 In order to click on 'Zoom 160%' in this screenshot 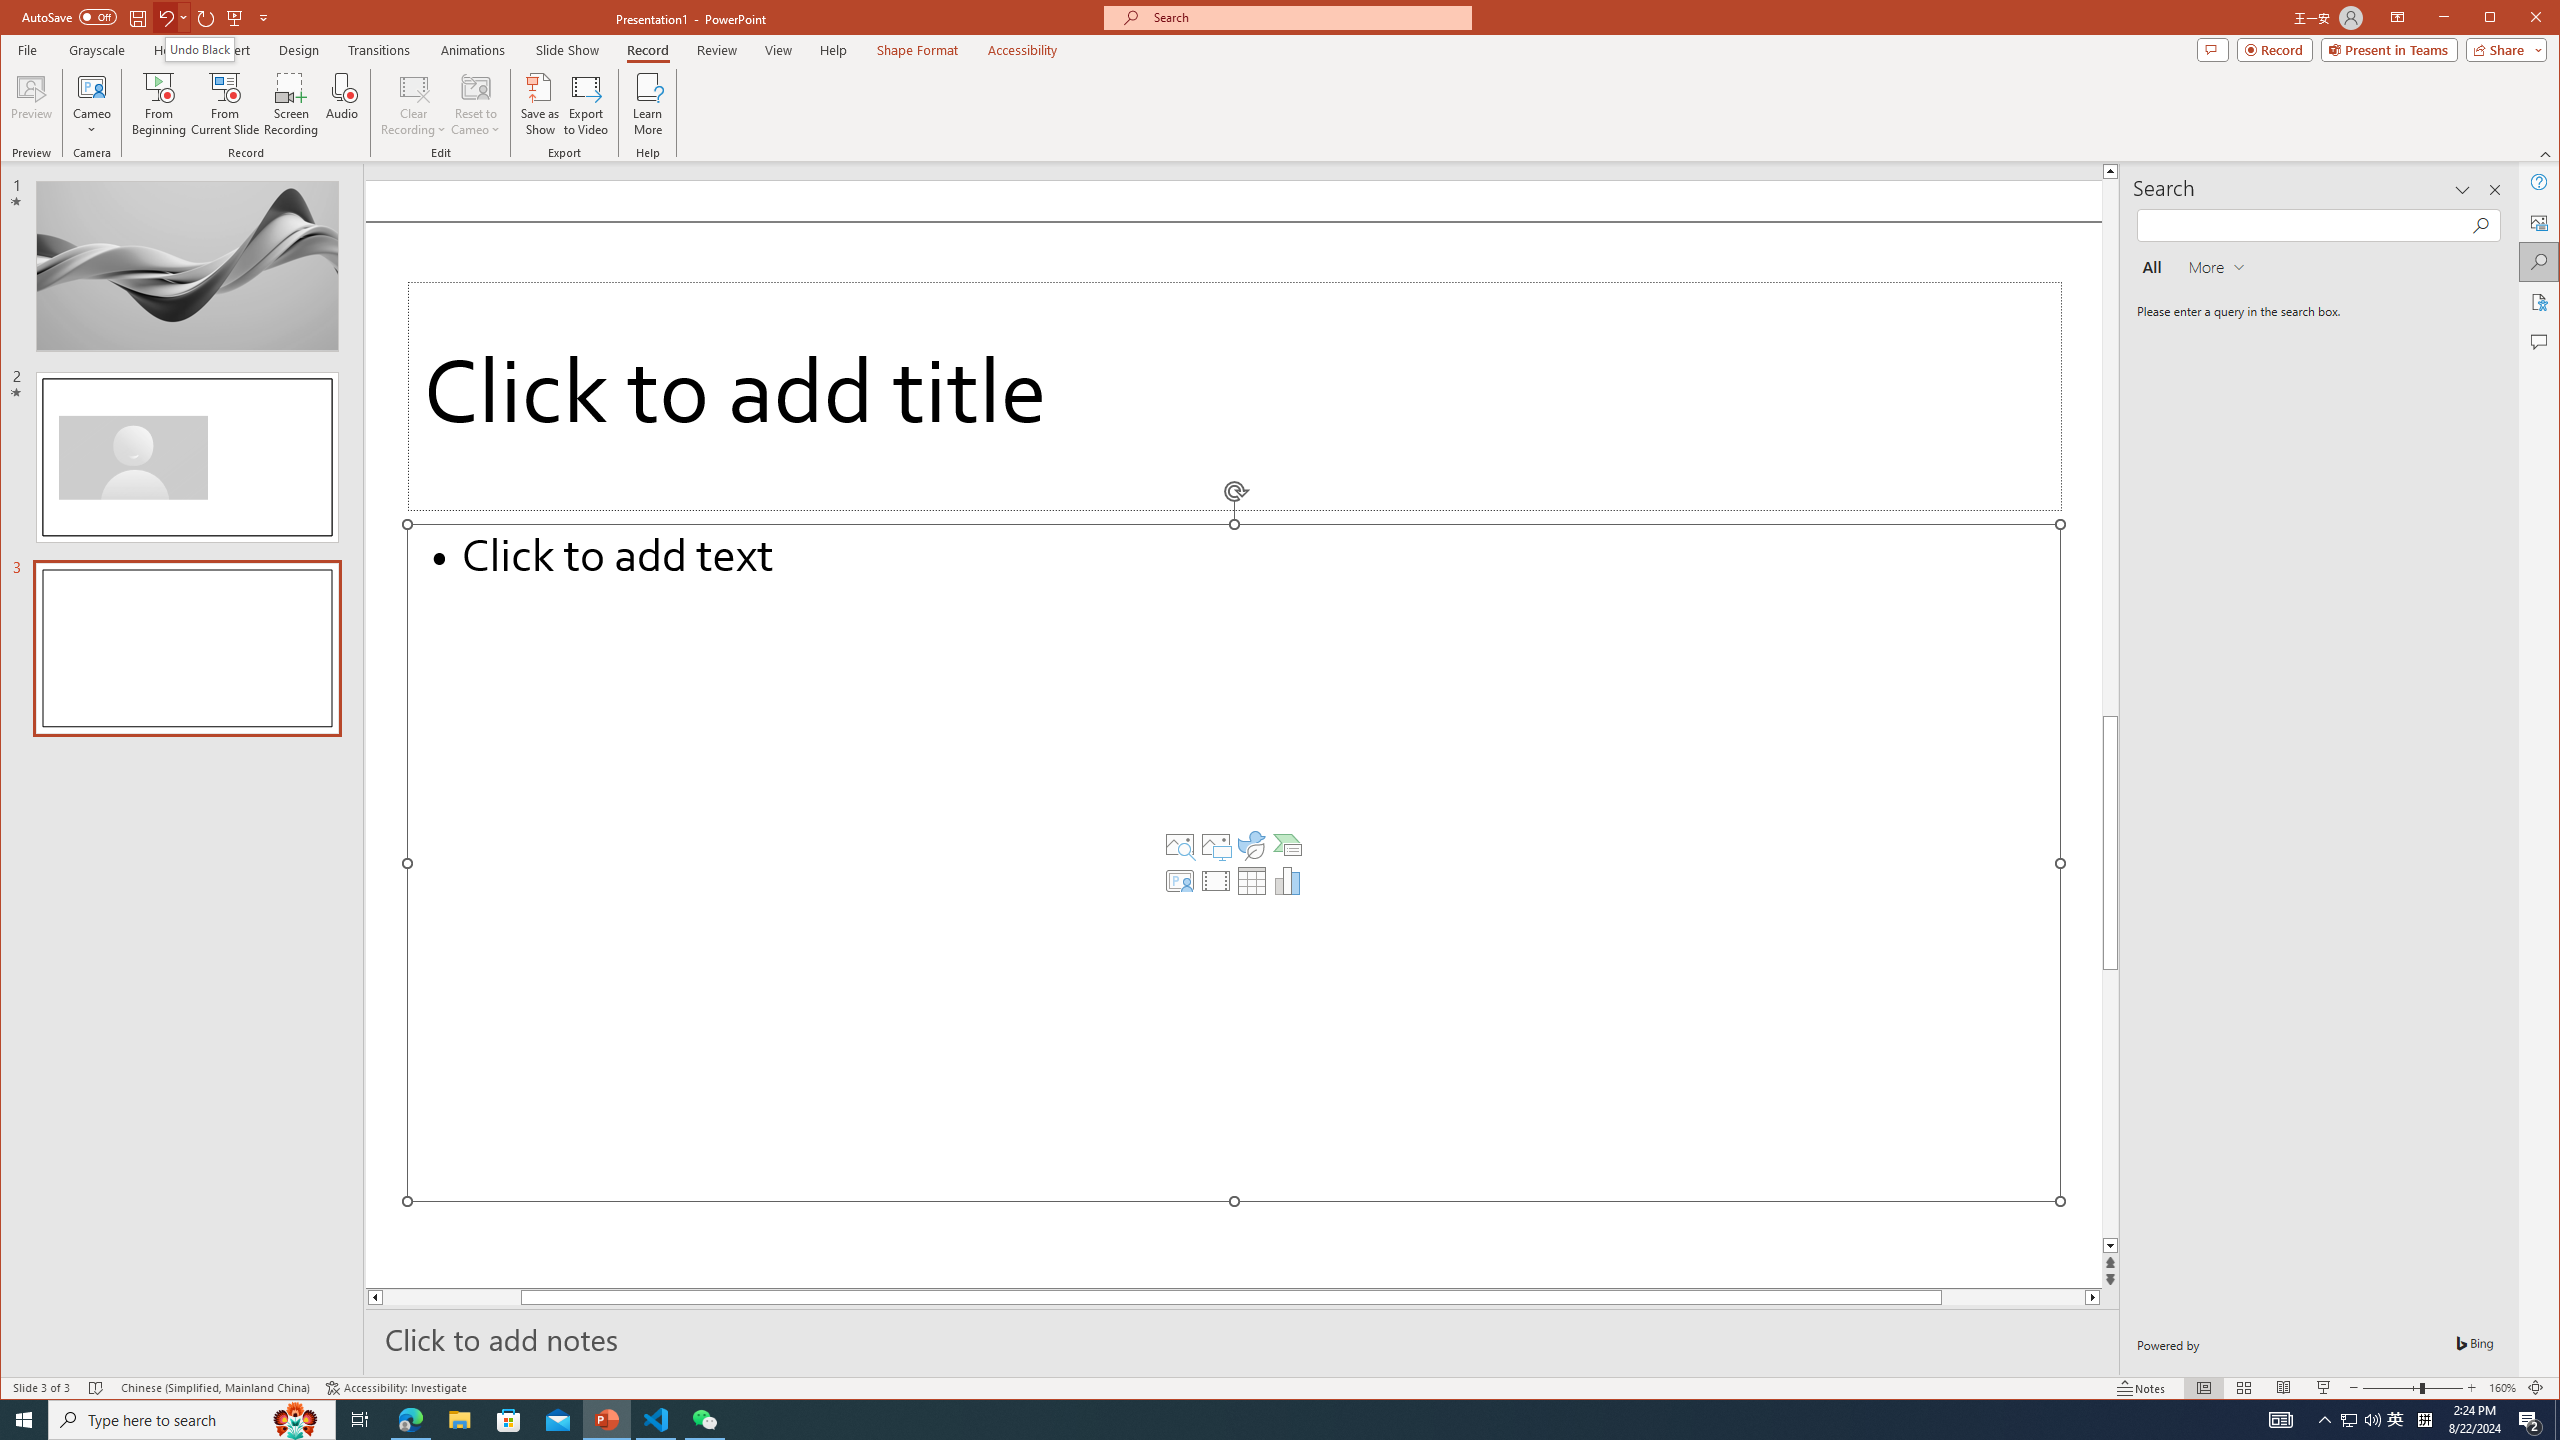, I will do `click(2502, 1387)`.